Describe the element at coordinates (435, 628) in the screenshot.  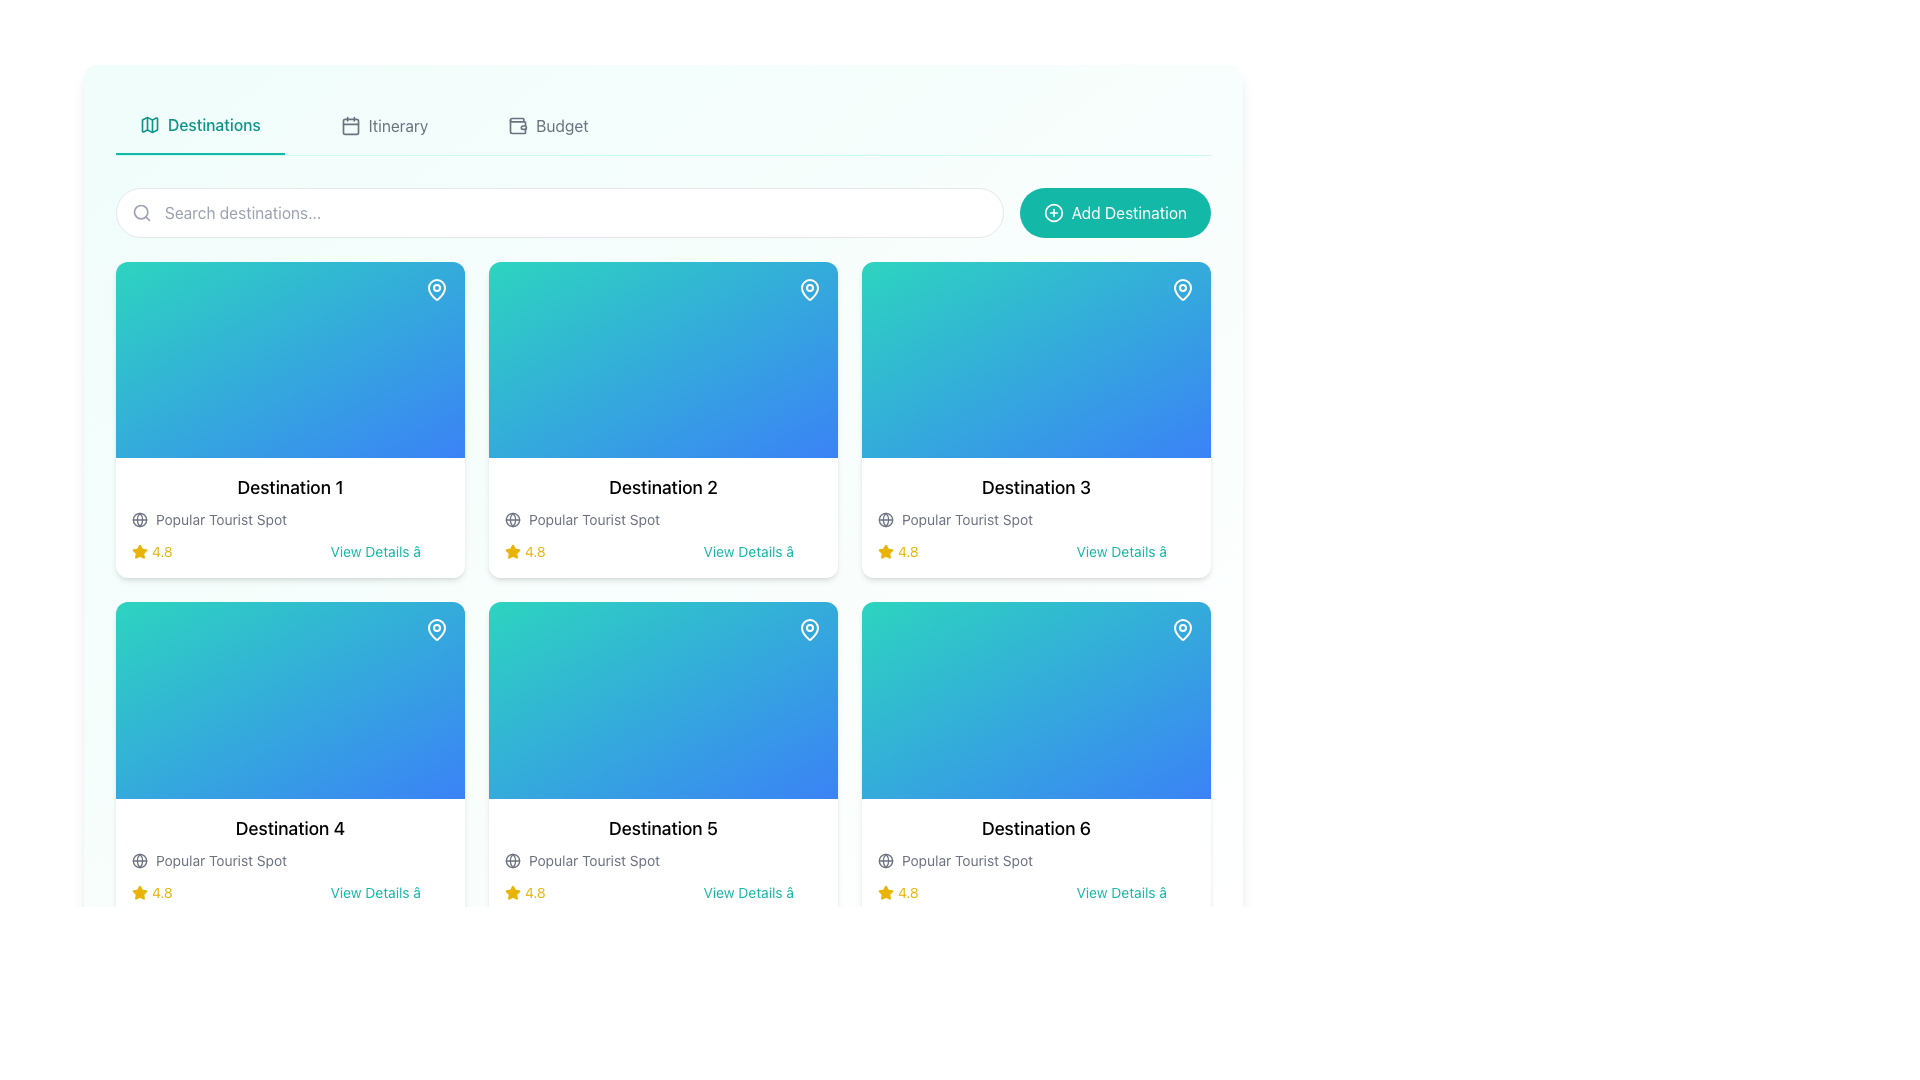
I see `the blue pin-shaped map marker icon located at the top-right corner of the 'Destination 4' card in the 3x2 grid layout` at that location.